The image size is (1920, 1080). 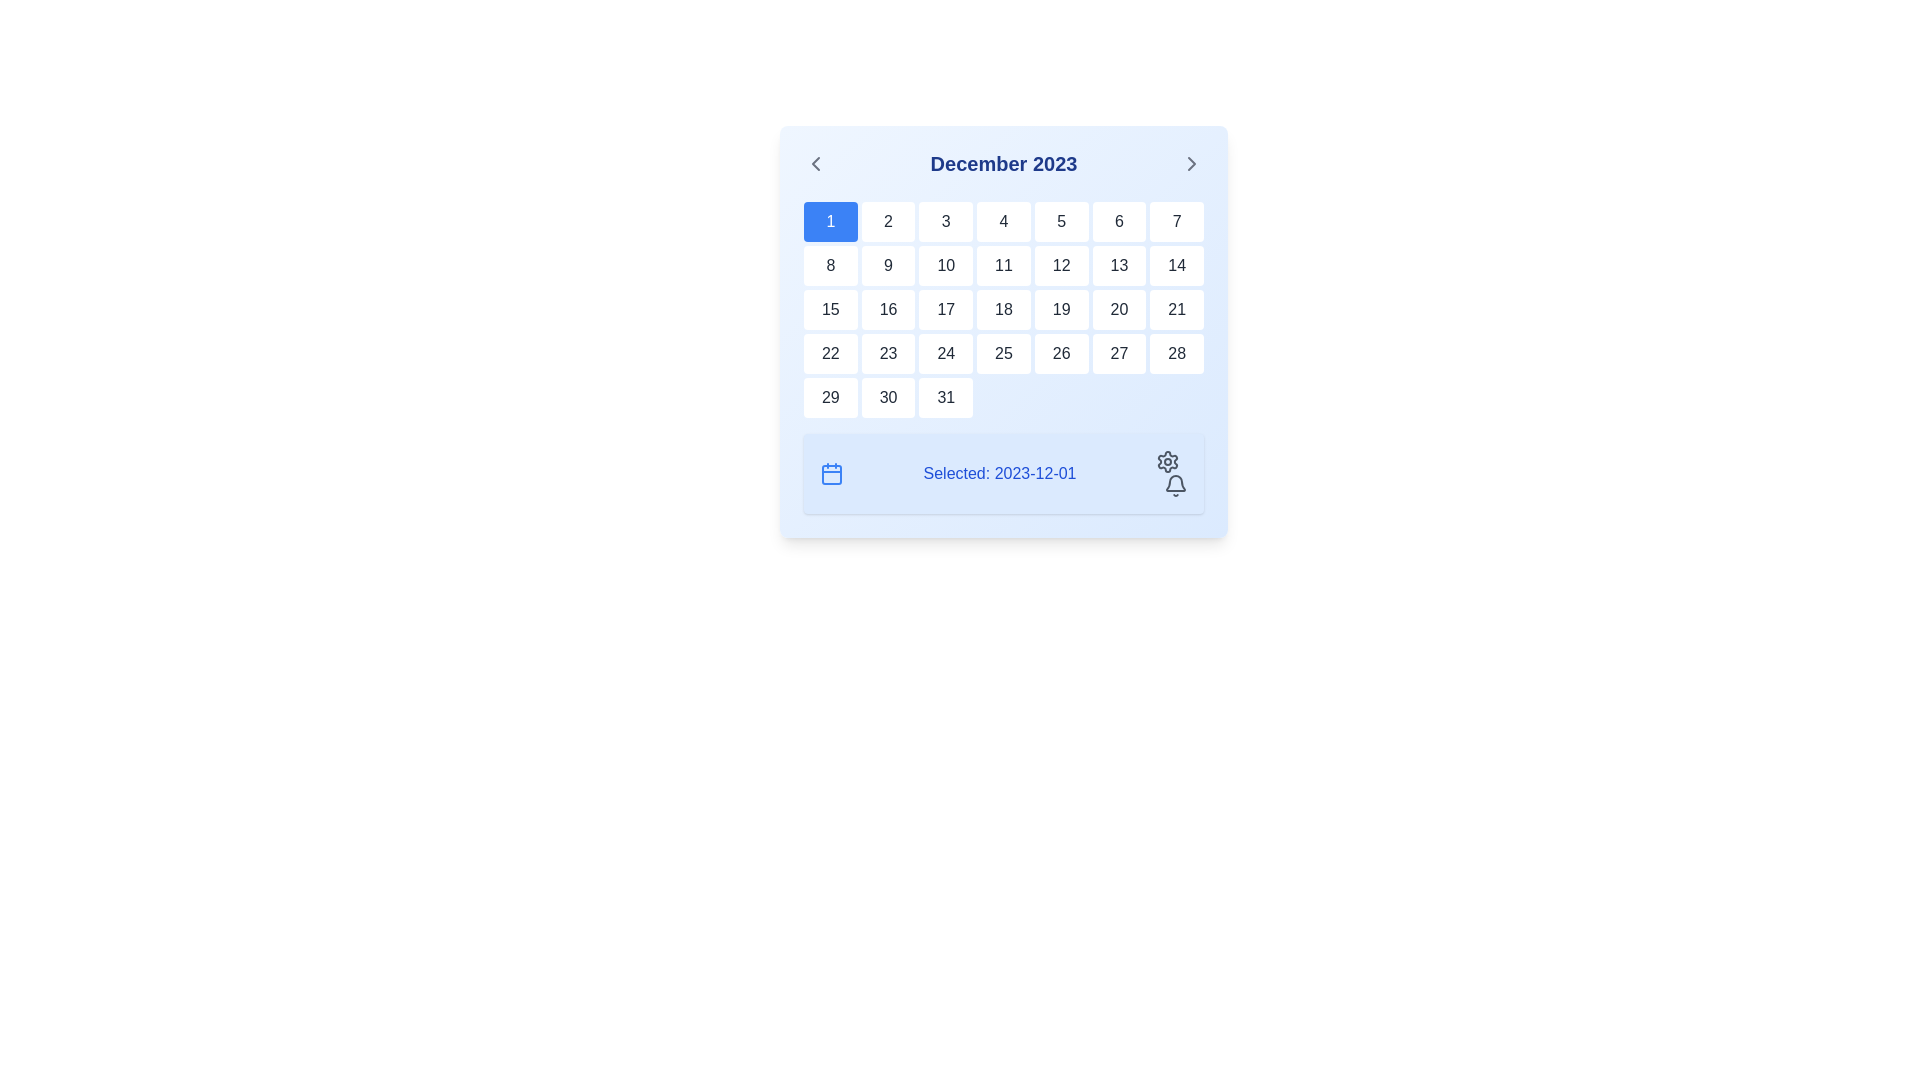 I want to click on the clickable calendar day item representing the 27th day, which is styled with a white background and has the text '27' in a bold, dark gray font, so click(x=1118, y=353).